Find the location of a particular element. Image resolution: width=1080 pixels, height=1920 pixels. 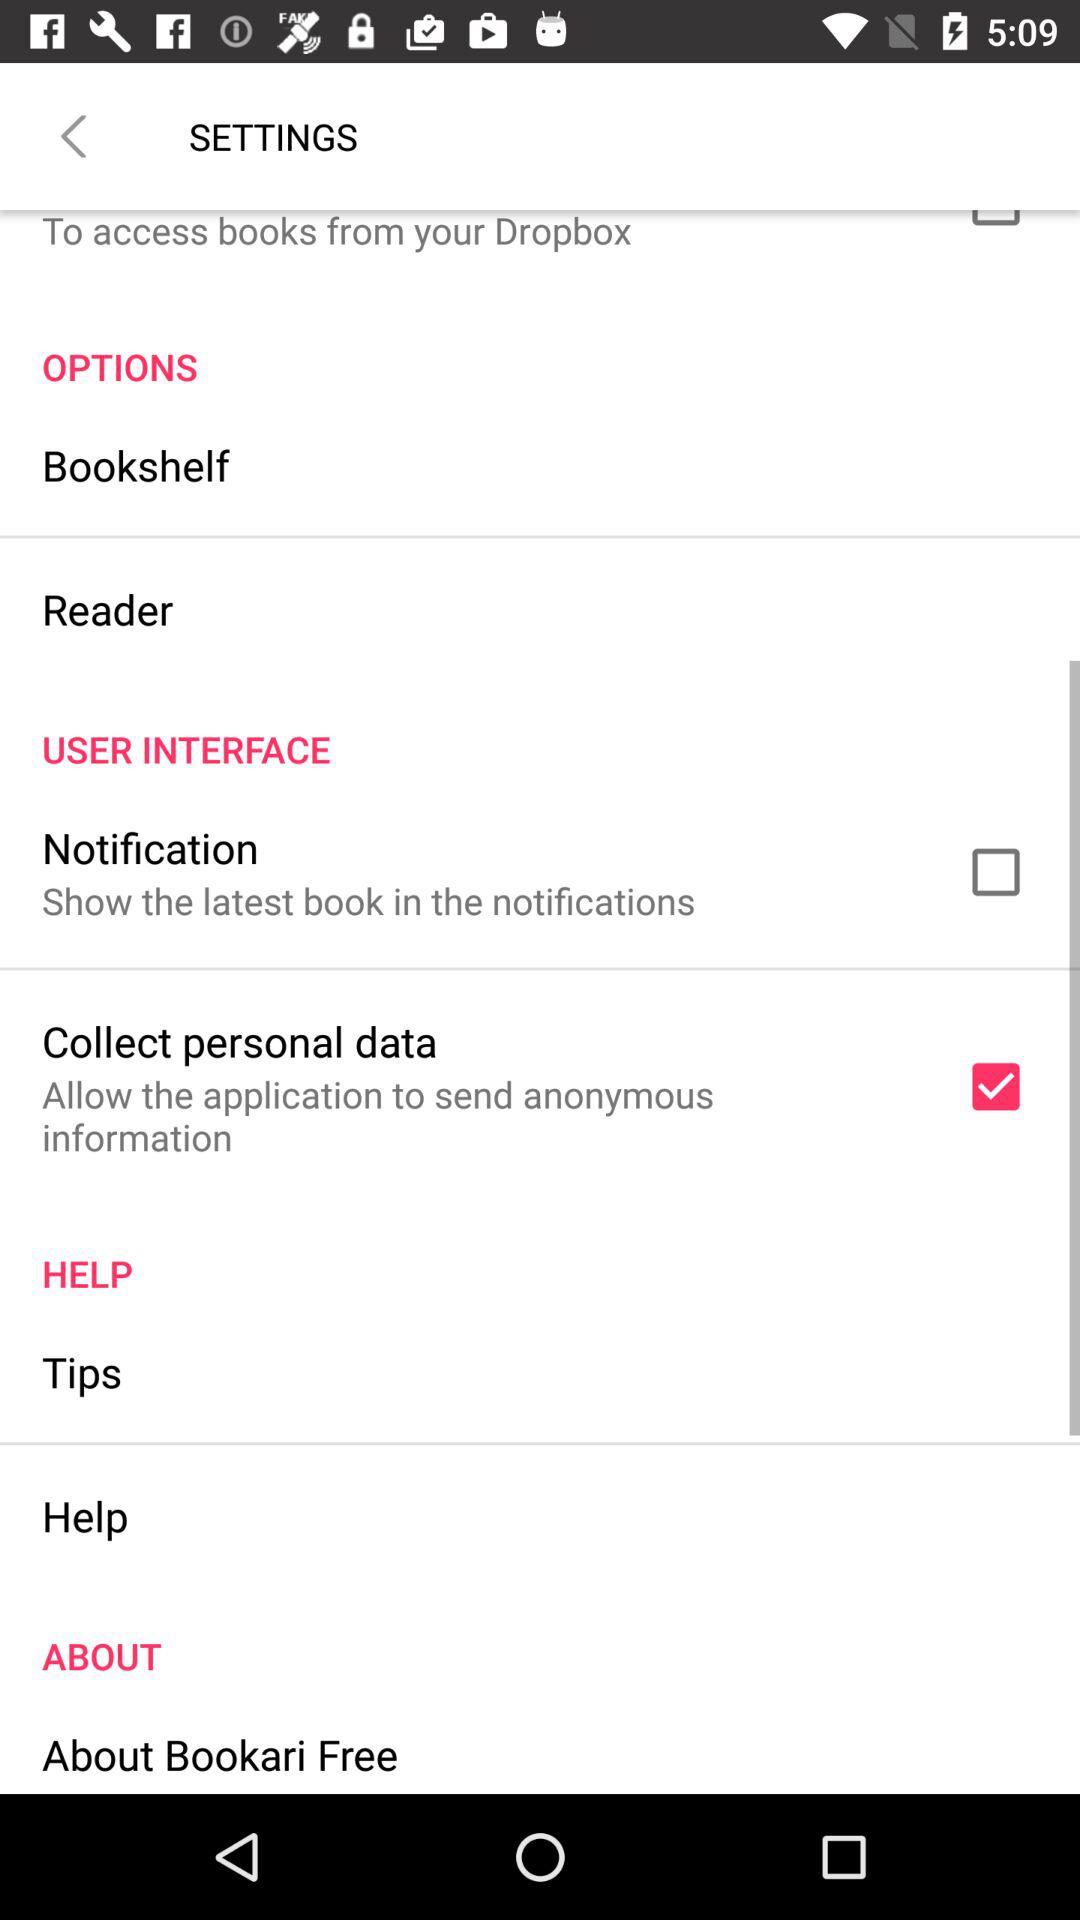

go back is located at coordinates (72, 135).